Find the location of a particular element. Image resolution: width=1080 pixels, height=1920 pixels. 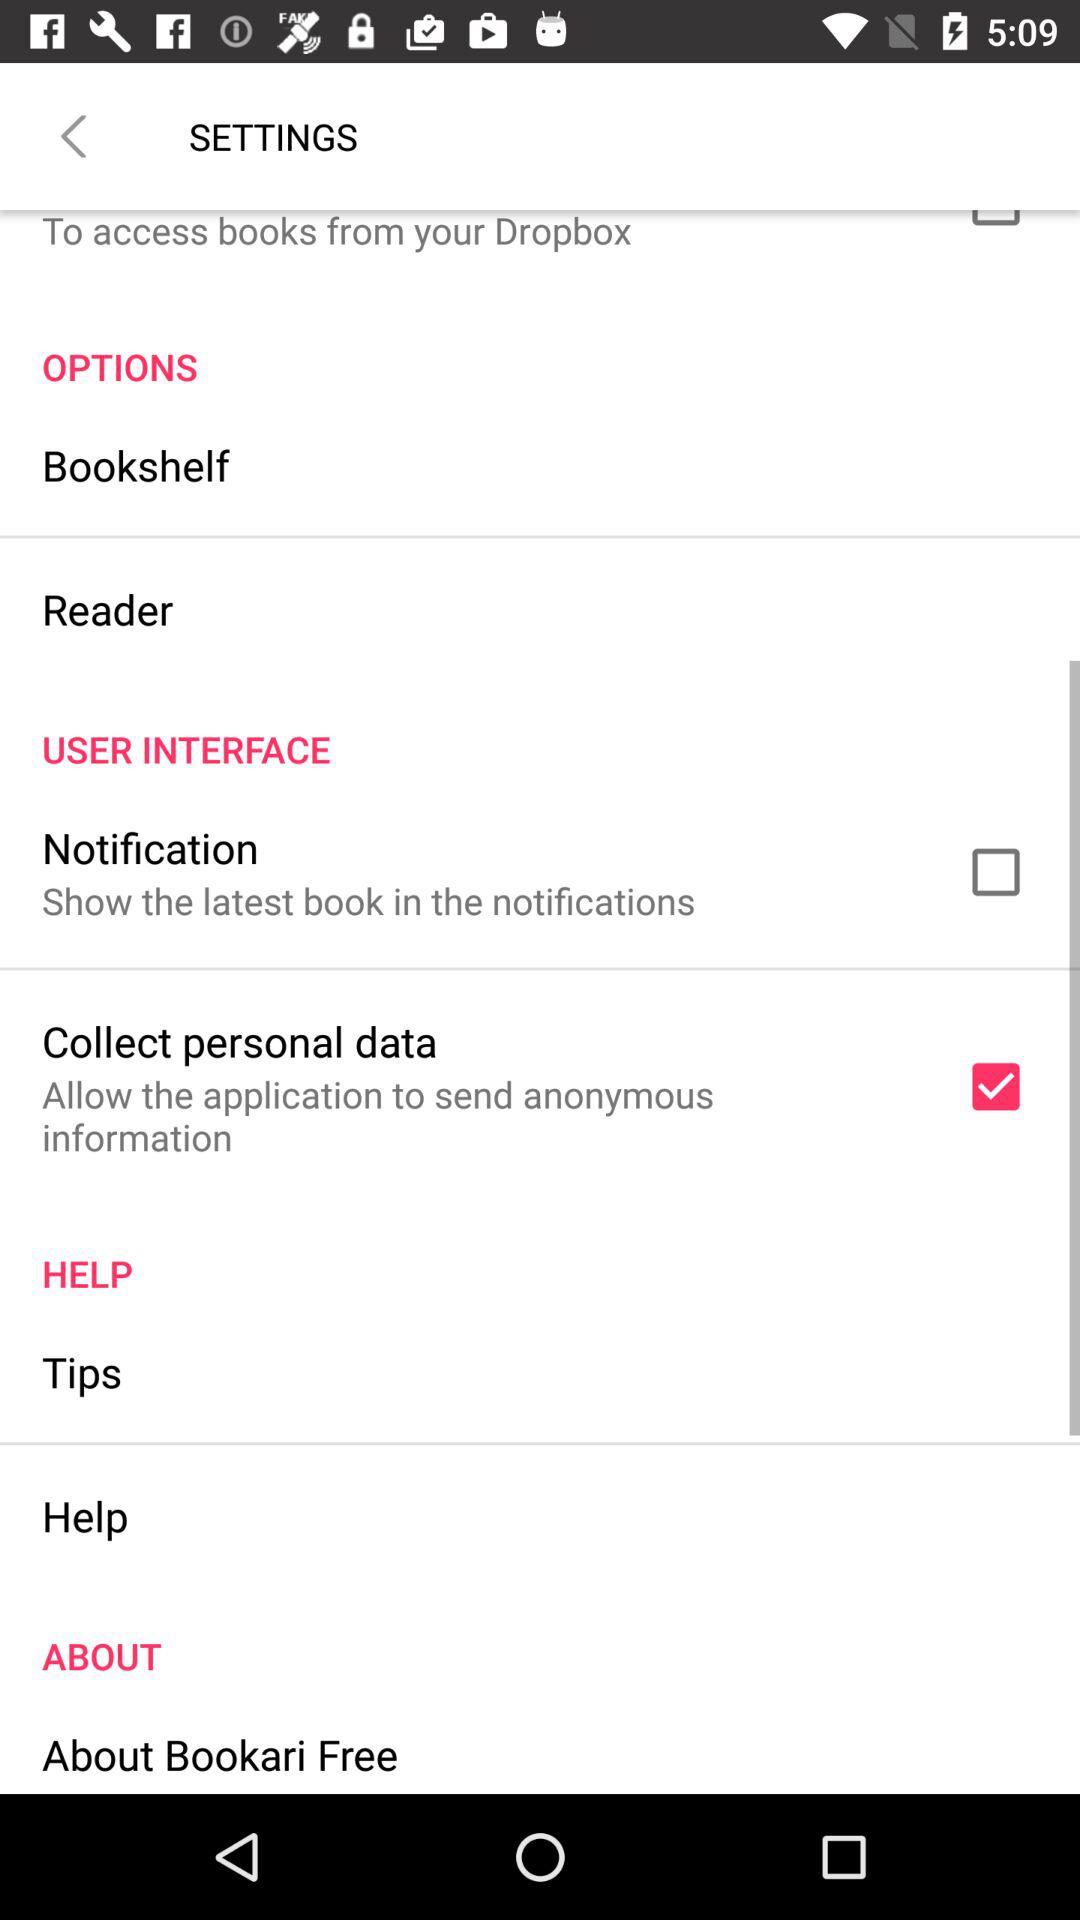

go back is located at coordinates (72, 135).